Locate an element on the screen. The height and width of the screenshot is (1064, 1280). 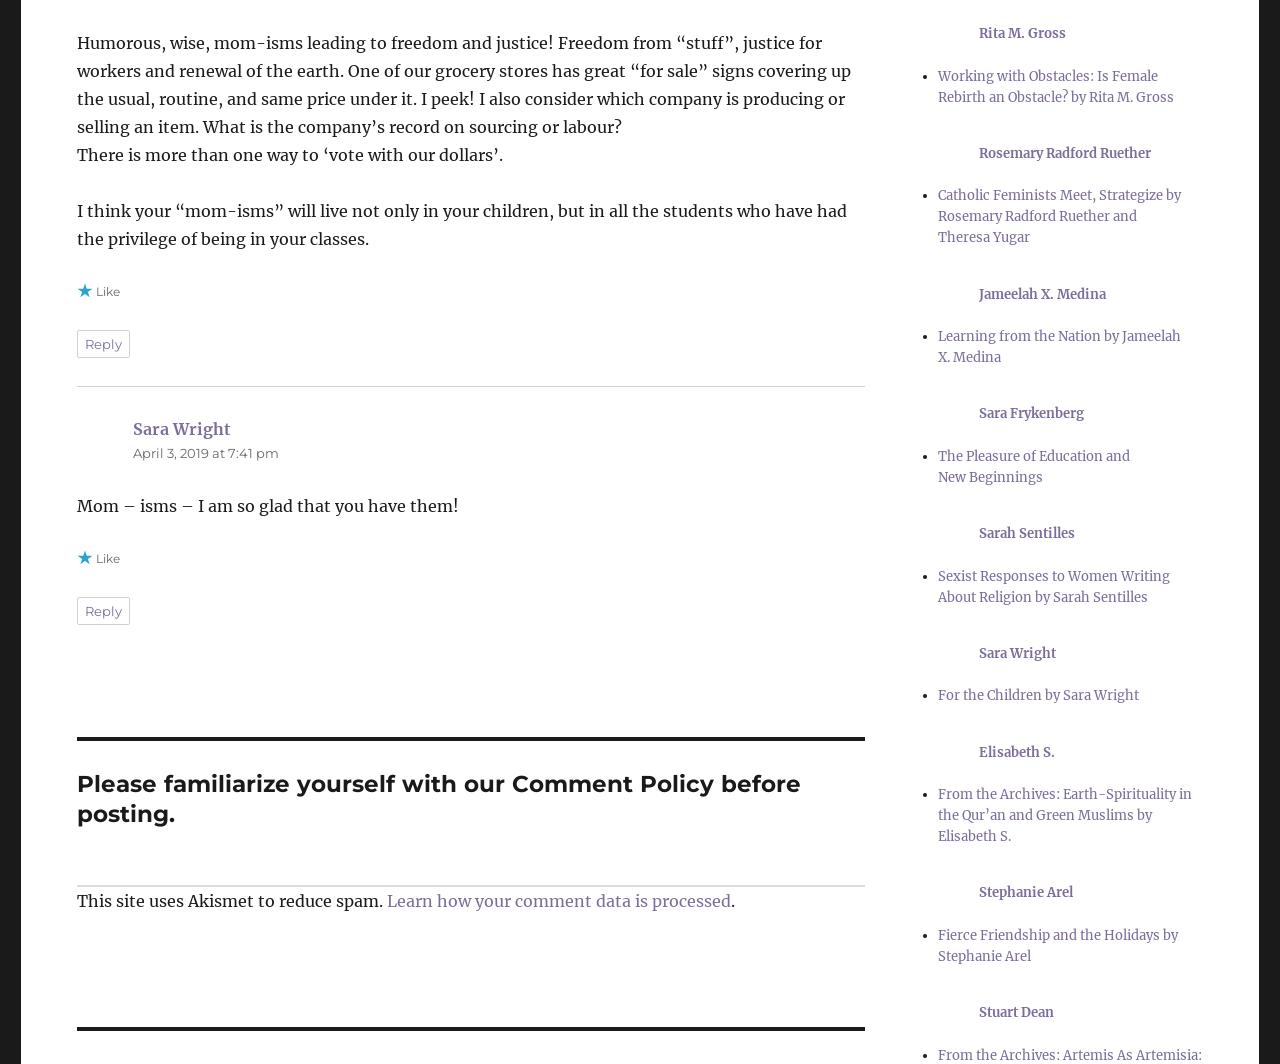
'Learn how your comment data is processed' is located at coordinates (558, 900).